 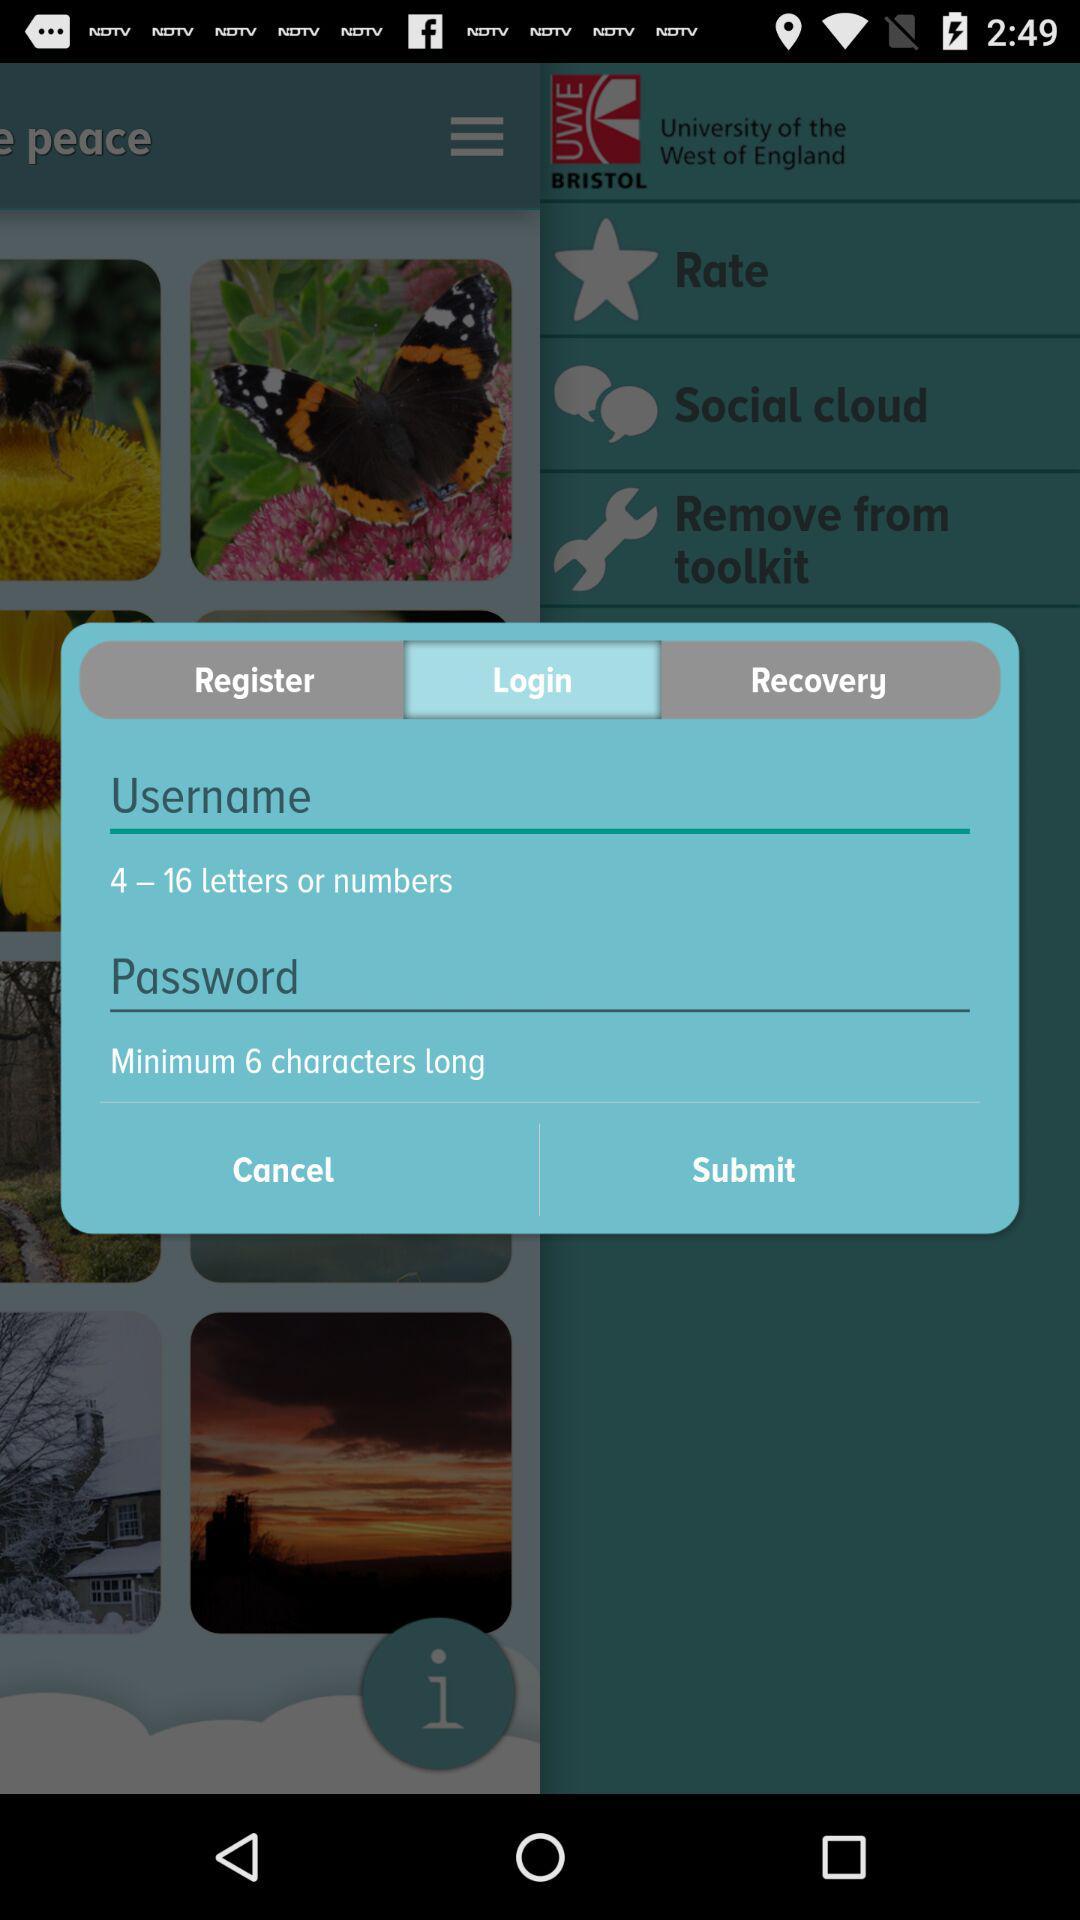 I want to click on icon next to the login item, so click(x=831, y=679).